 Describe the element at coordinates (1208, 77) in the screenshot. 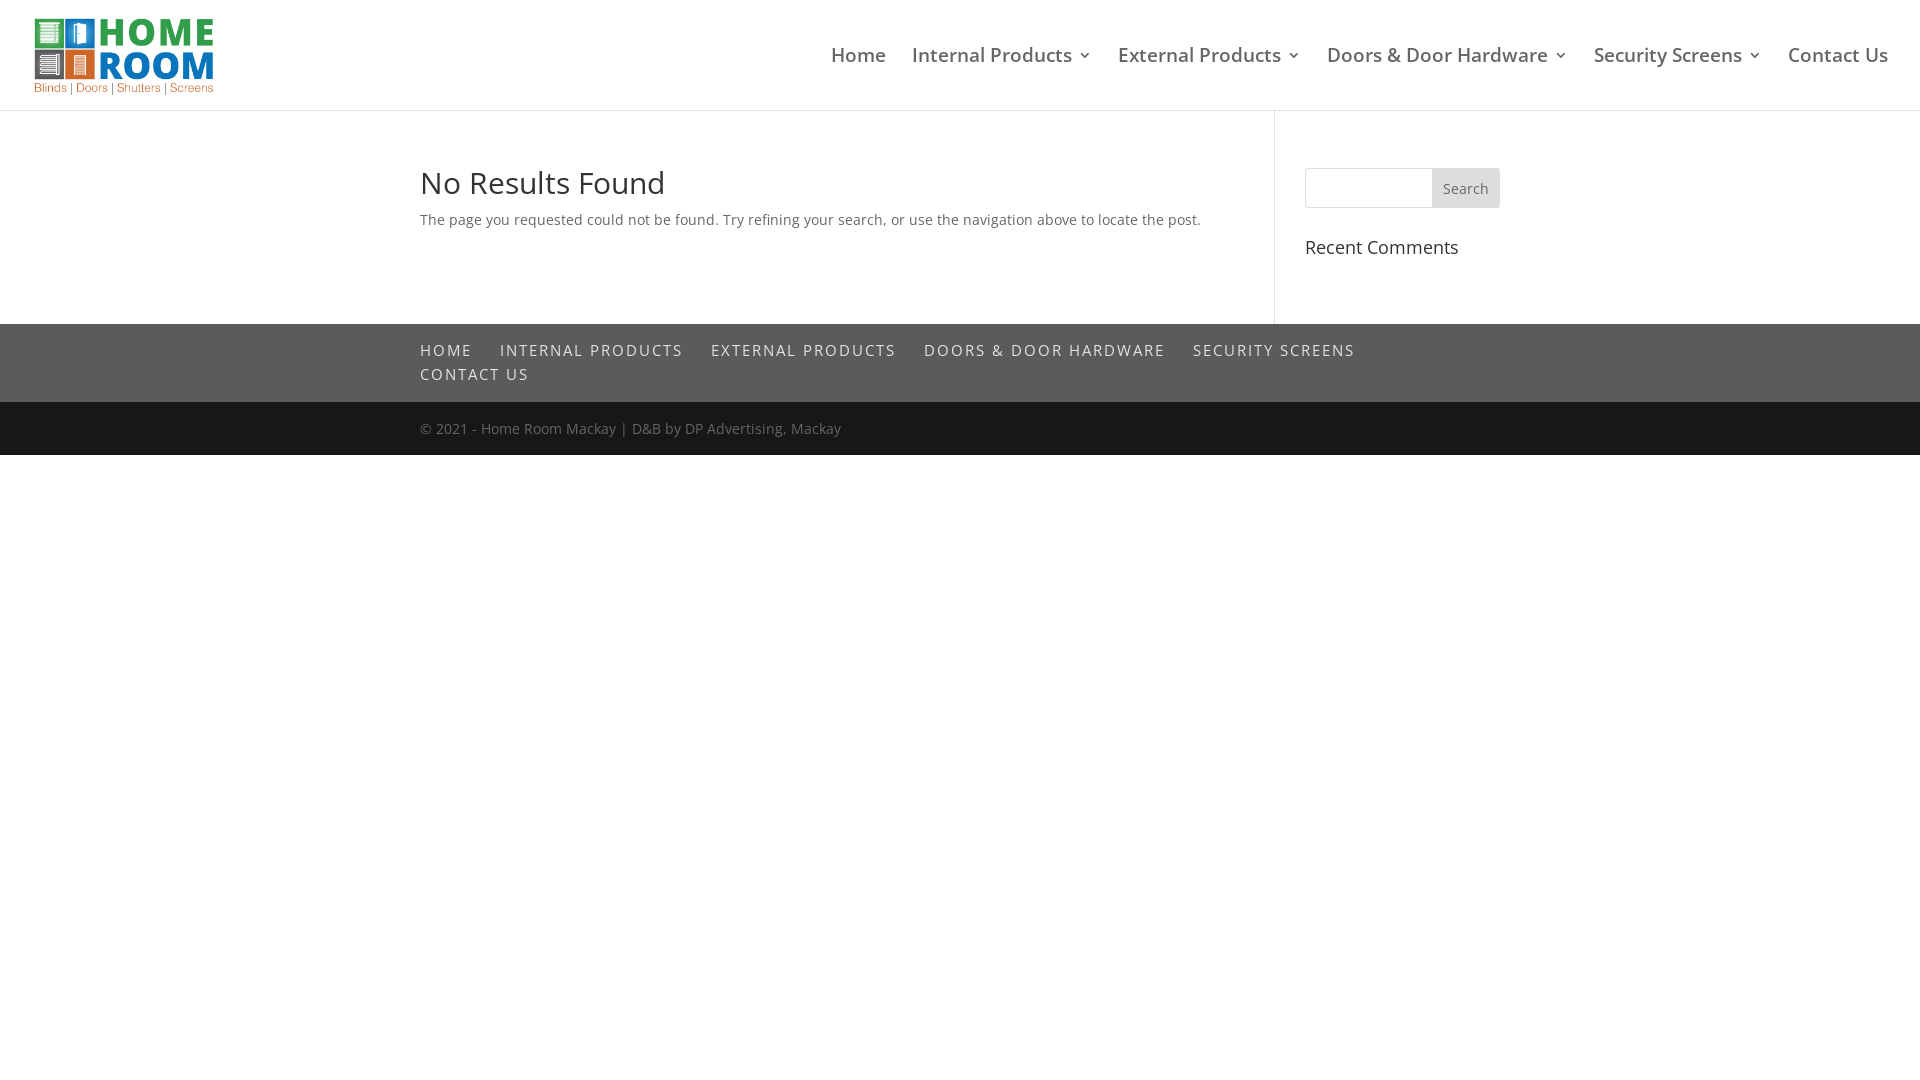

I see `'External Products'` at that location.